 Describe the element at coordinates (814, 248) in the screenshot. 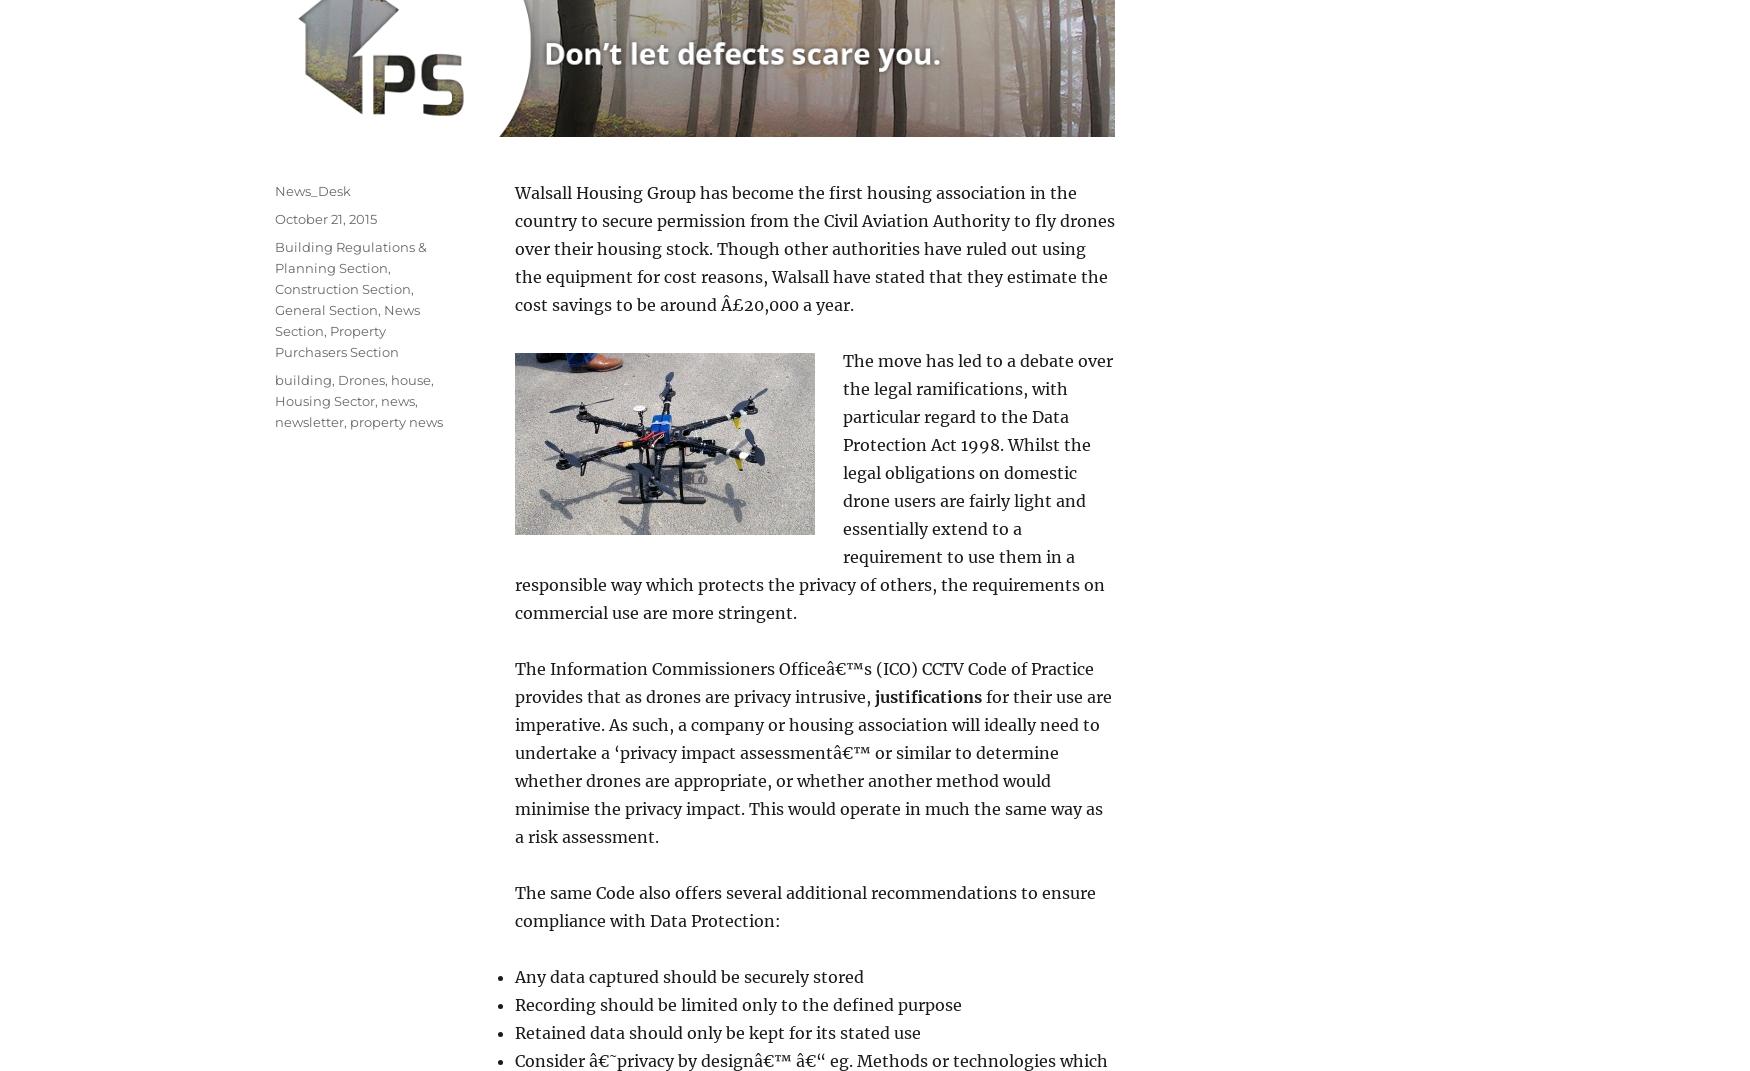

I see `'Walsall Housing Group has become the first housing association in the country to secure permission from the Civil Aviation Authority to fly drones over their housing stock. Though other authorities have ruled out using the equipment for cost reasons, Walsall have stated that they estimate the cost savings to be around Â£20,000 a year.'` at that location.